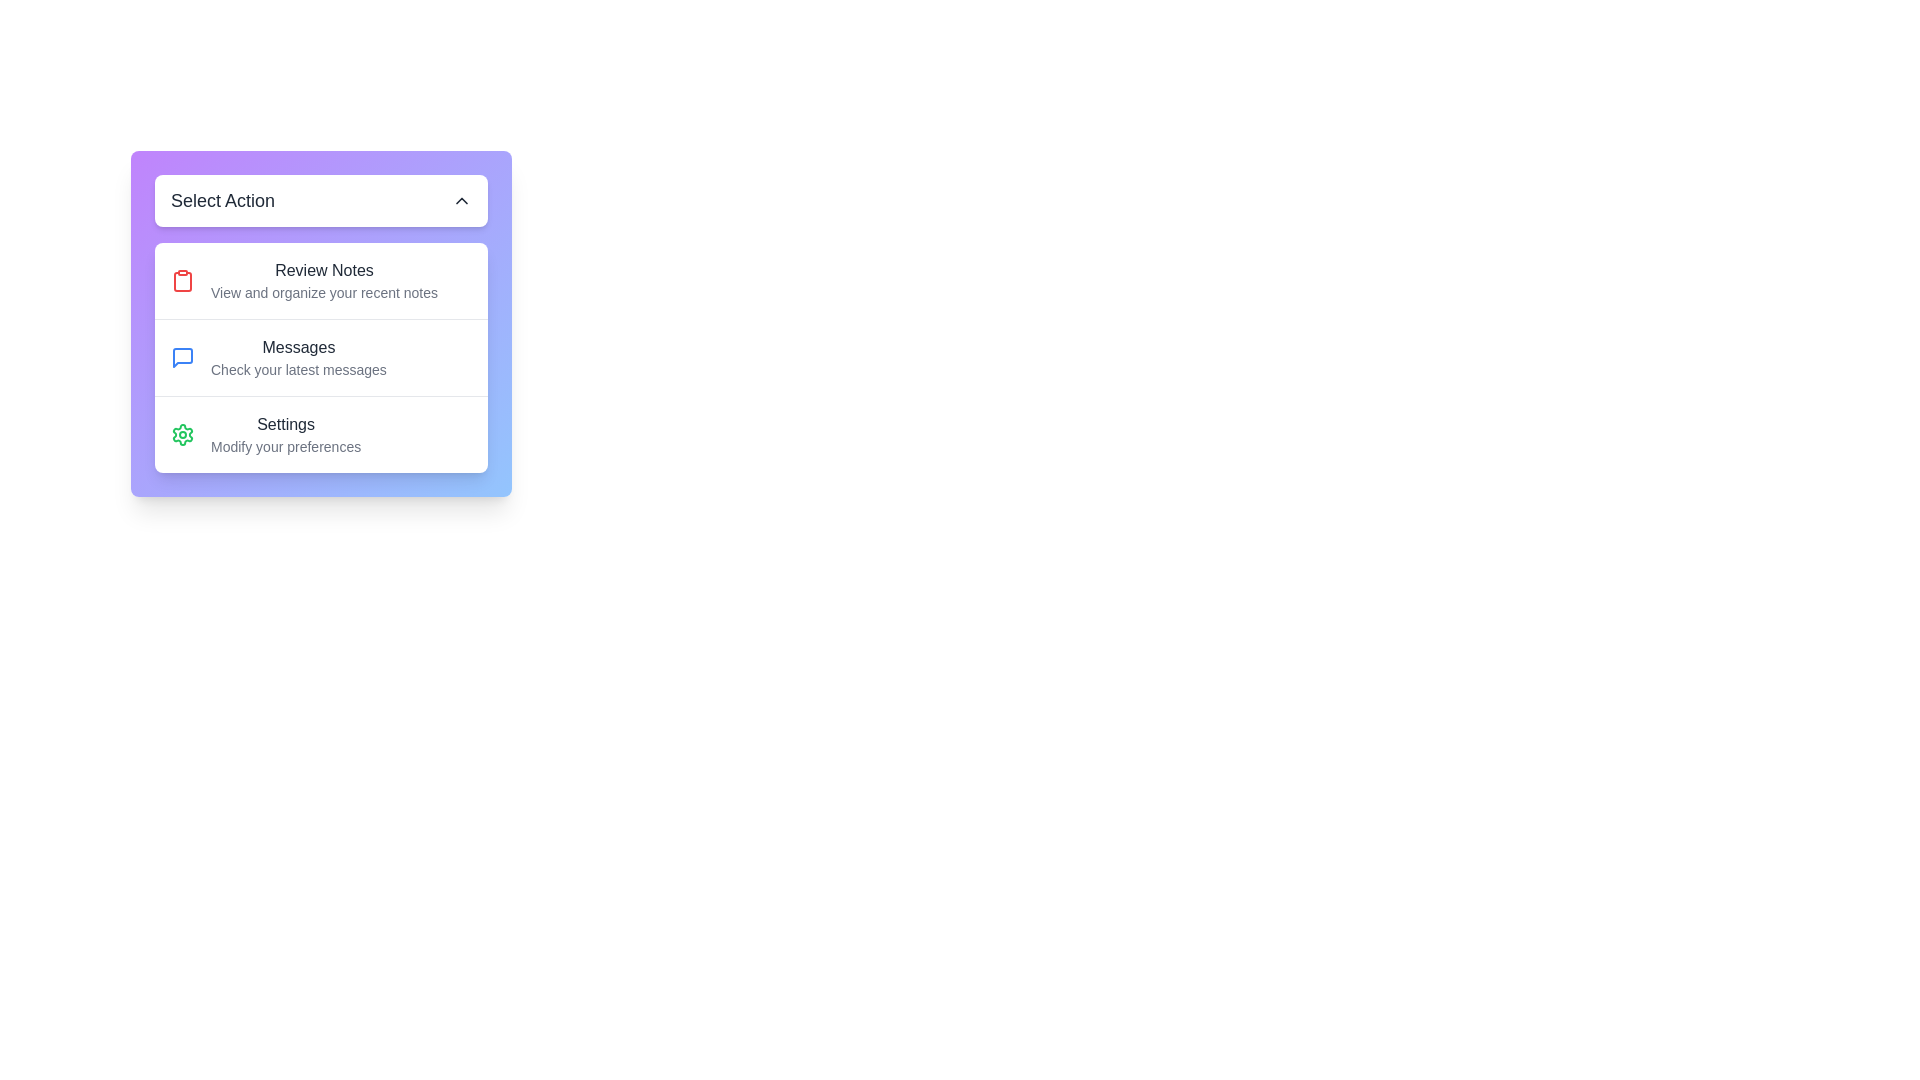  Describe the element at coordinates (182, 434) in the screenshot. I see `the small green settings gear icon located on the left side in the 'Settings' row of a vertical list` at that location.